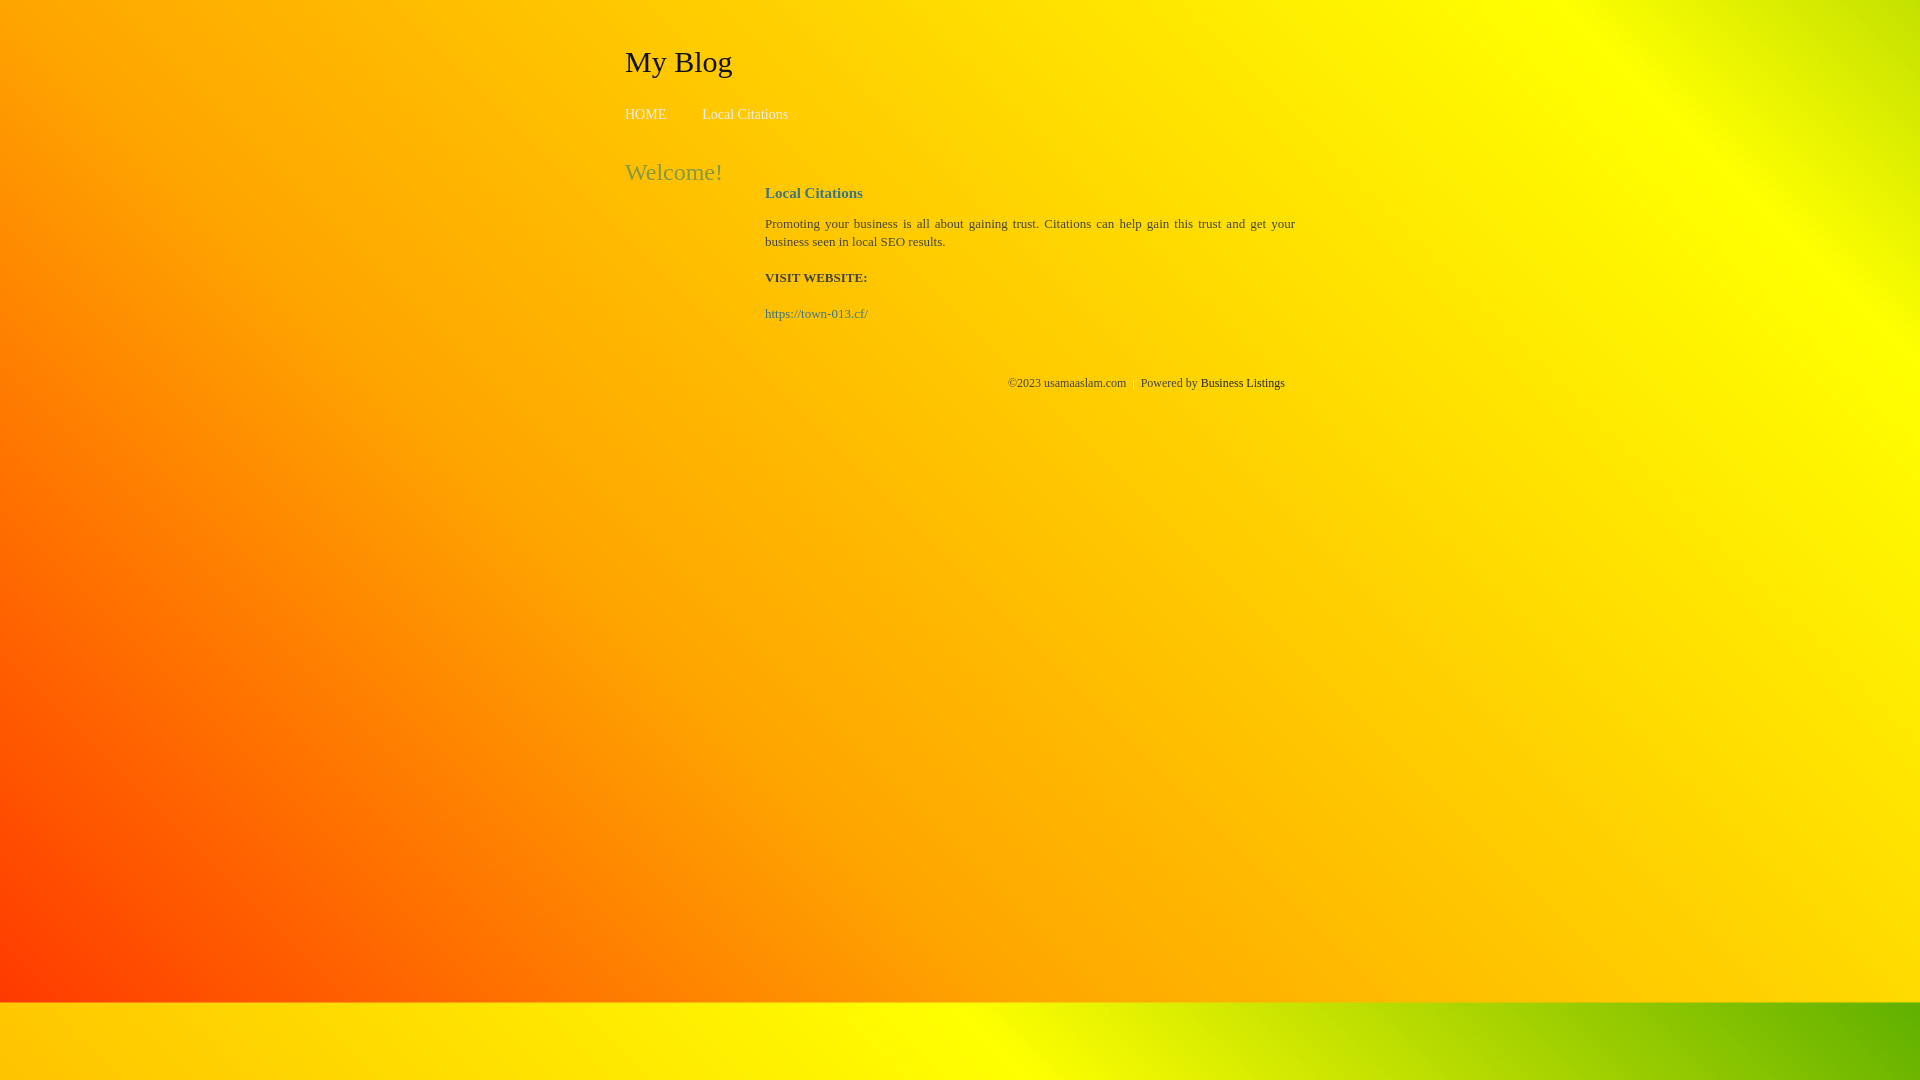  What do you see at coordinates (645, 114) in the screenshot?
I see `'HOME'` at bounding box center [645, 114].